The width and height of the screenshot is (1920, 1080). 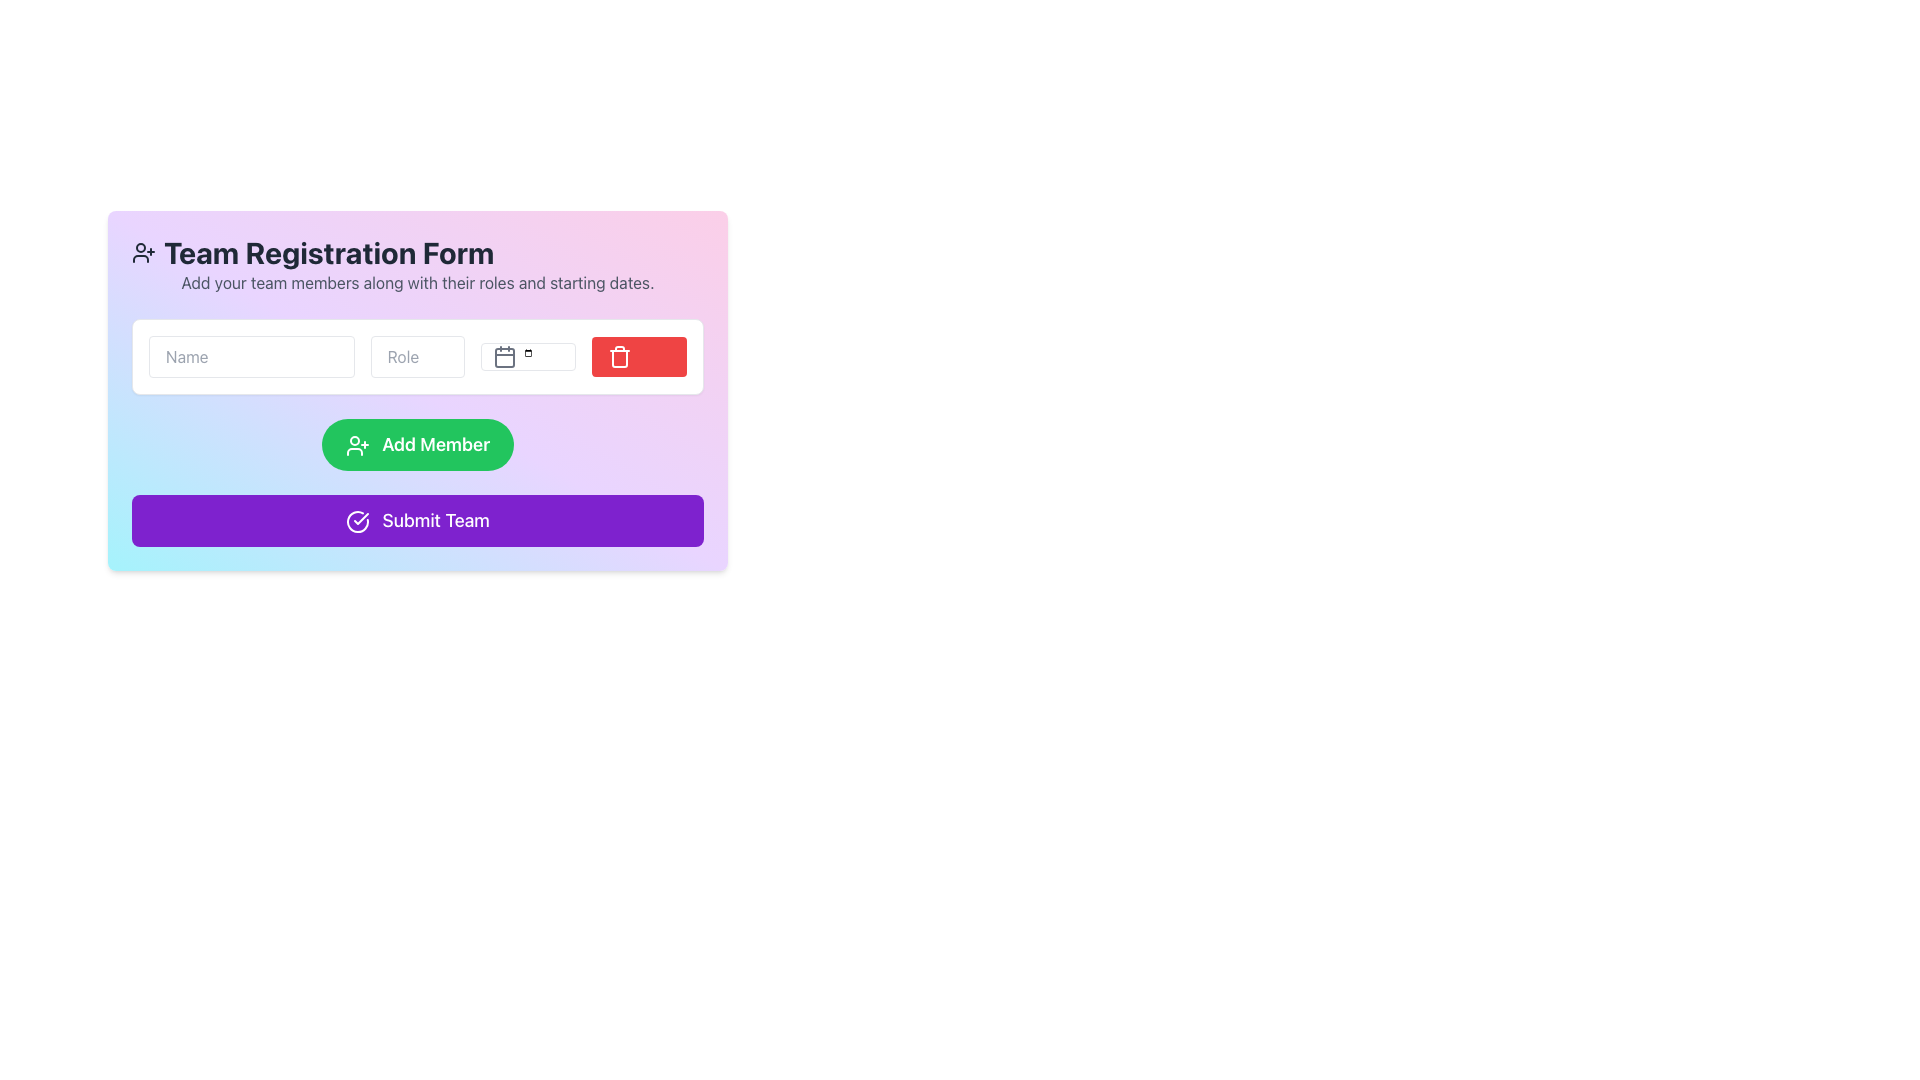 I want to click on the 'Add Member' button, which has a green background, white text, and a user-plus icon, positioned below the 'Name' and 'Role' input fields, so click(x=416, y=443).